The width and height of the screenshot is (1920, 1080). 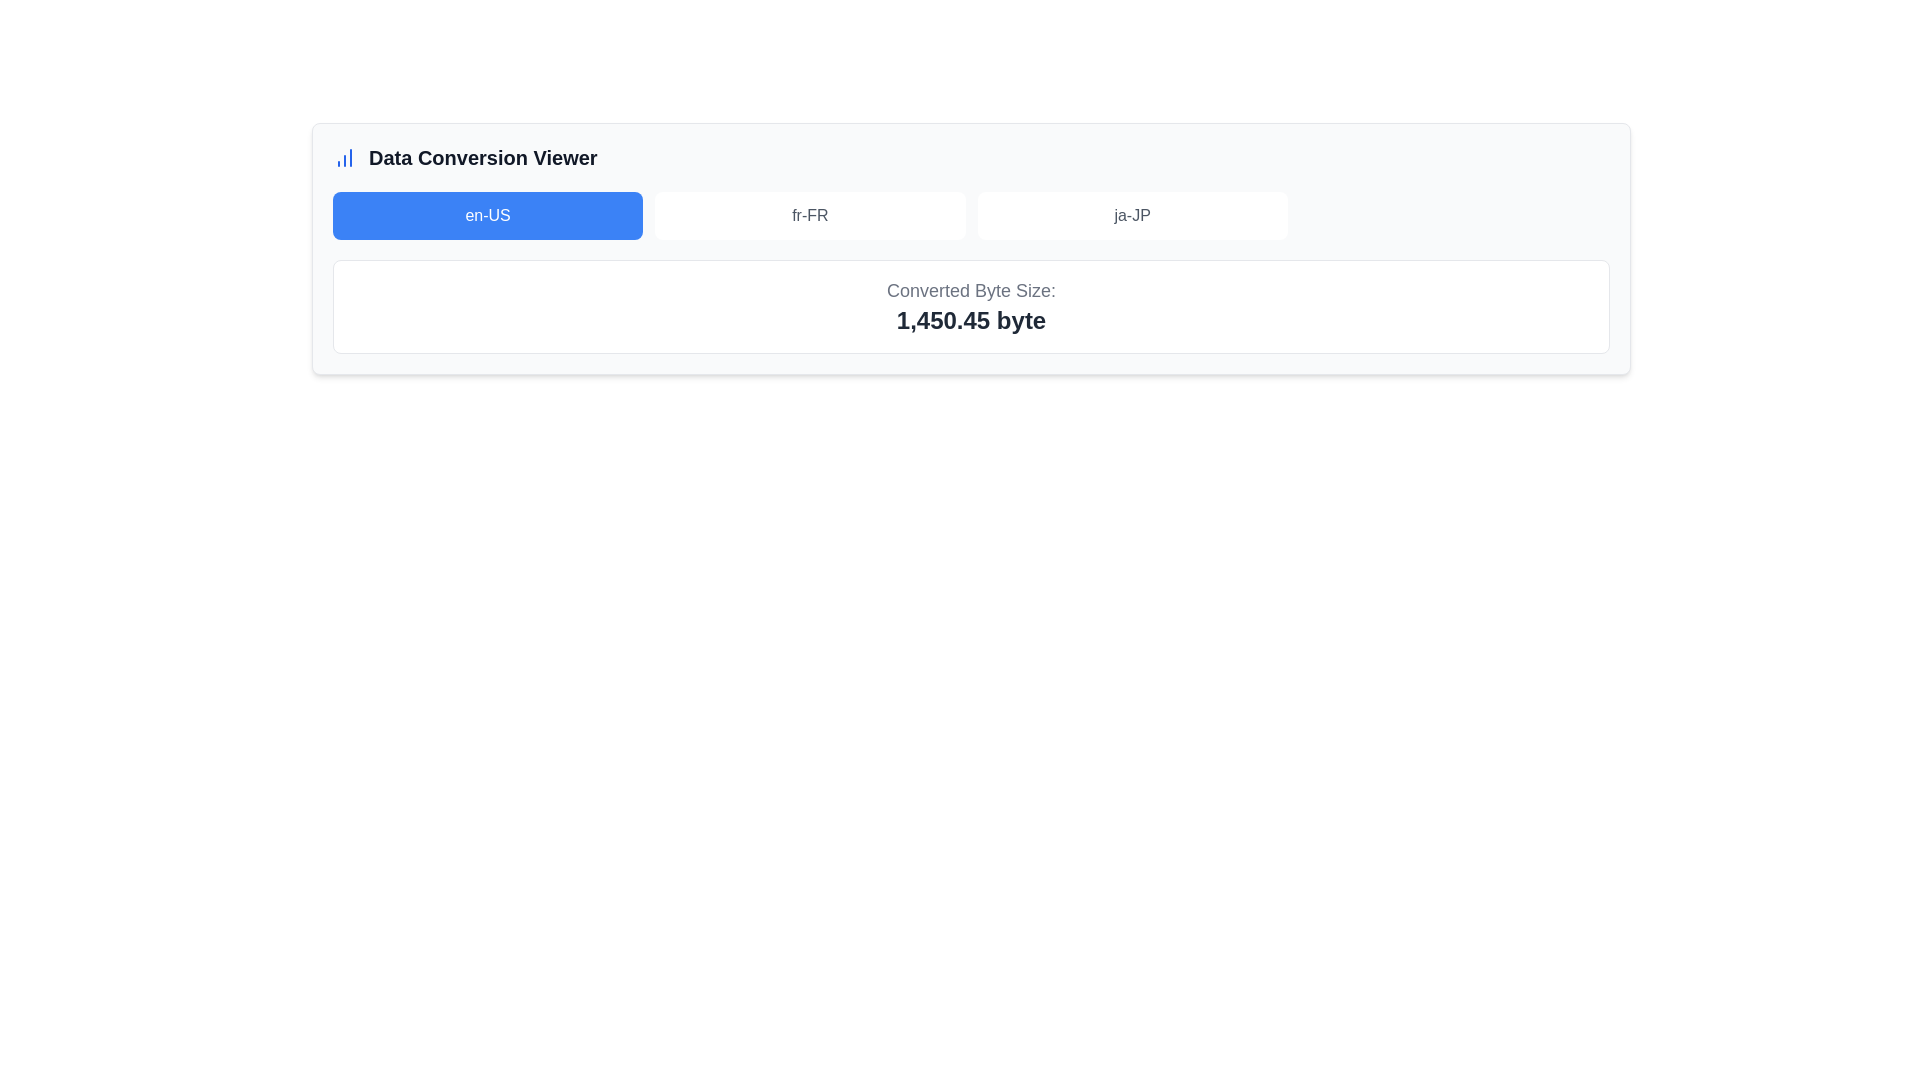 What do you see at coordinates (345, 157) in the screenshot?
I see `the three-bar chart icon that is positioned next to the 'Data Conversion Viewer' text, featuring a minimalist design with blue vertical bars of increasing height from left to right` at bounding box center [345, 157].